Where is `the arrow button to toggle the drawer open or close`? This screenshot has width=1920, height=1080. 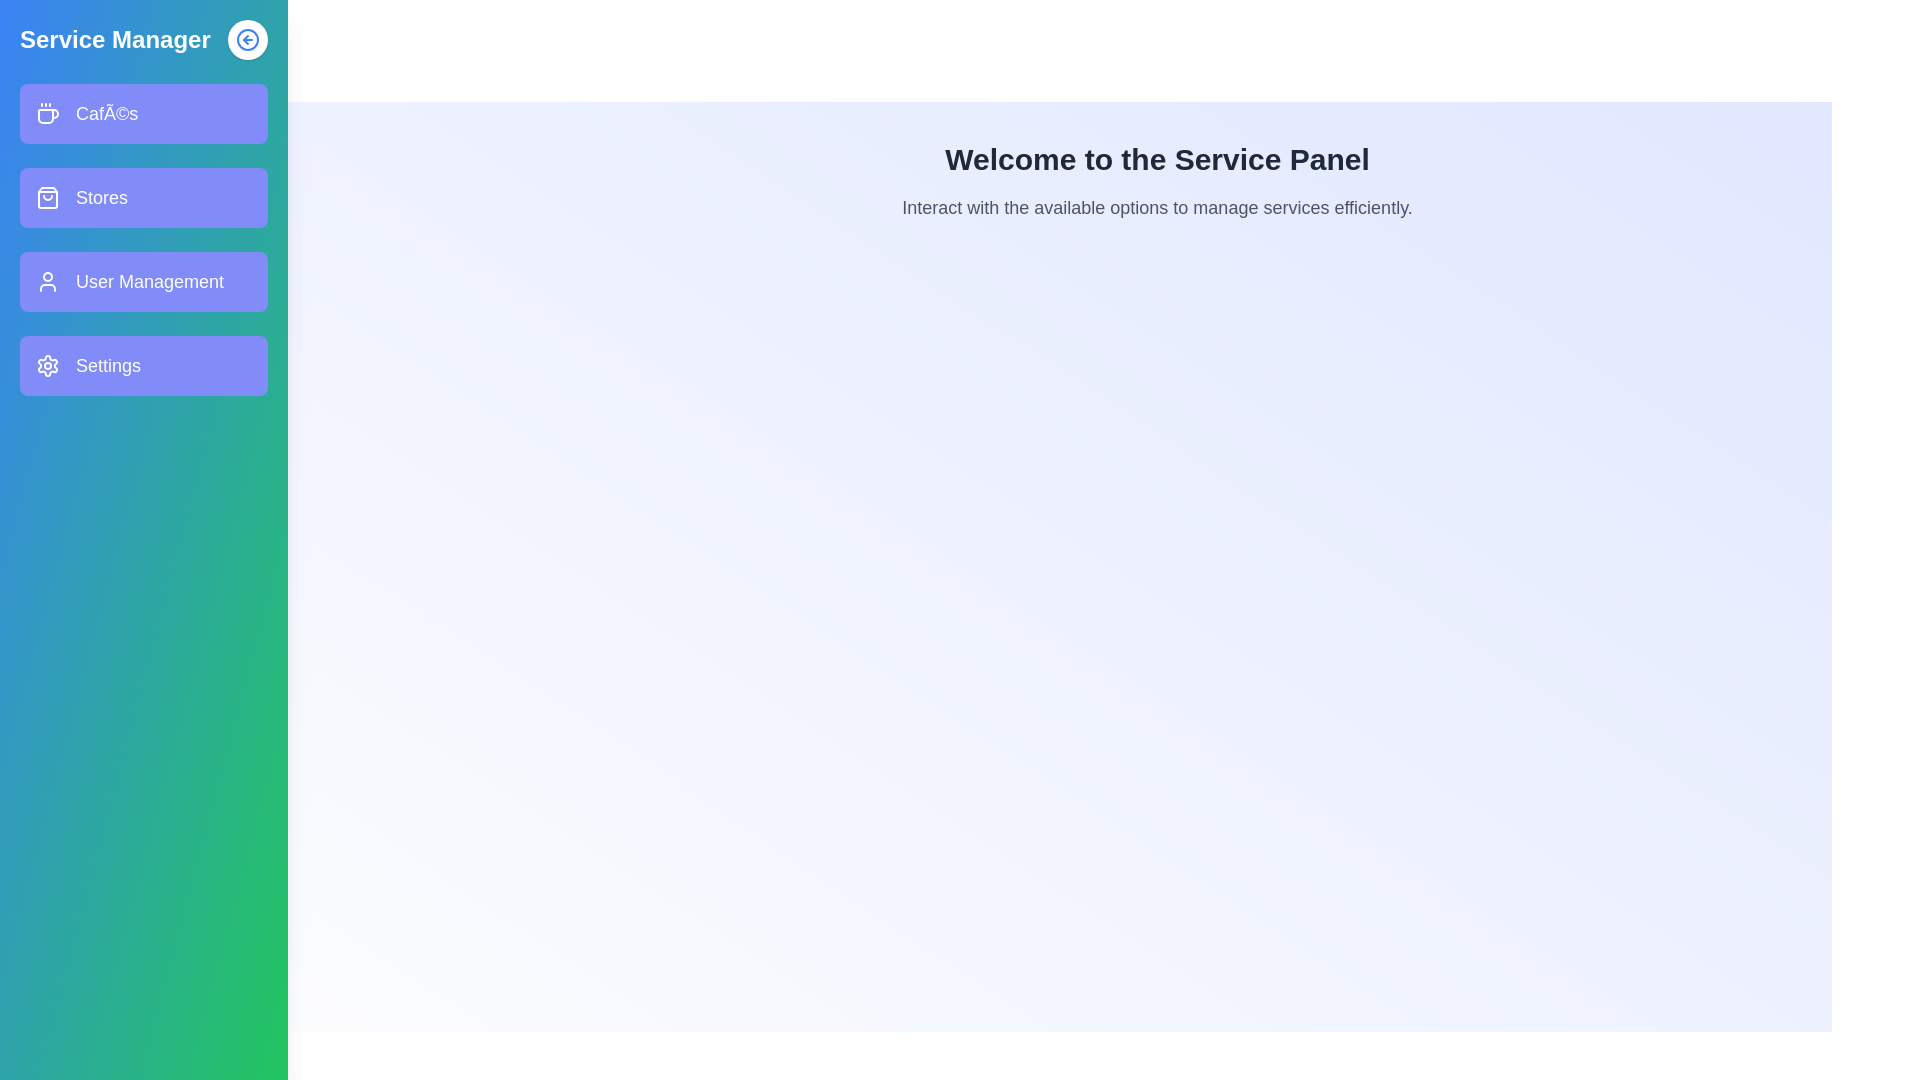
the arrow button to toggle the drawer open or close is located at coordinates (247, 39).